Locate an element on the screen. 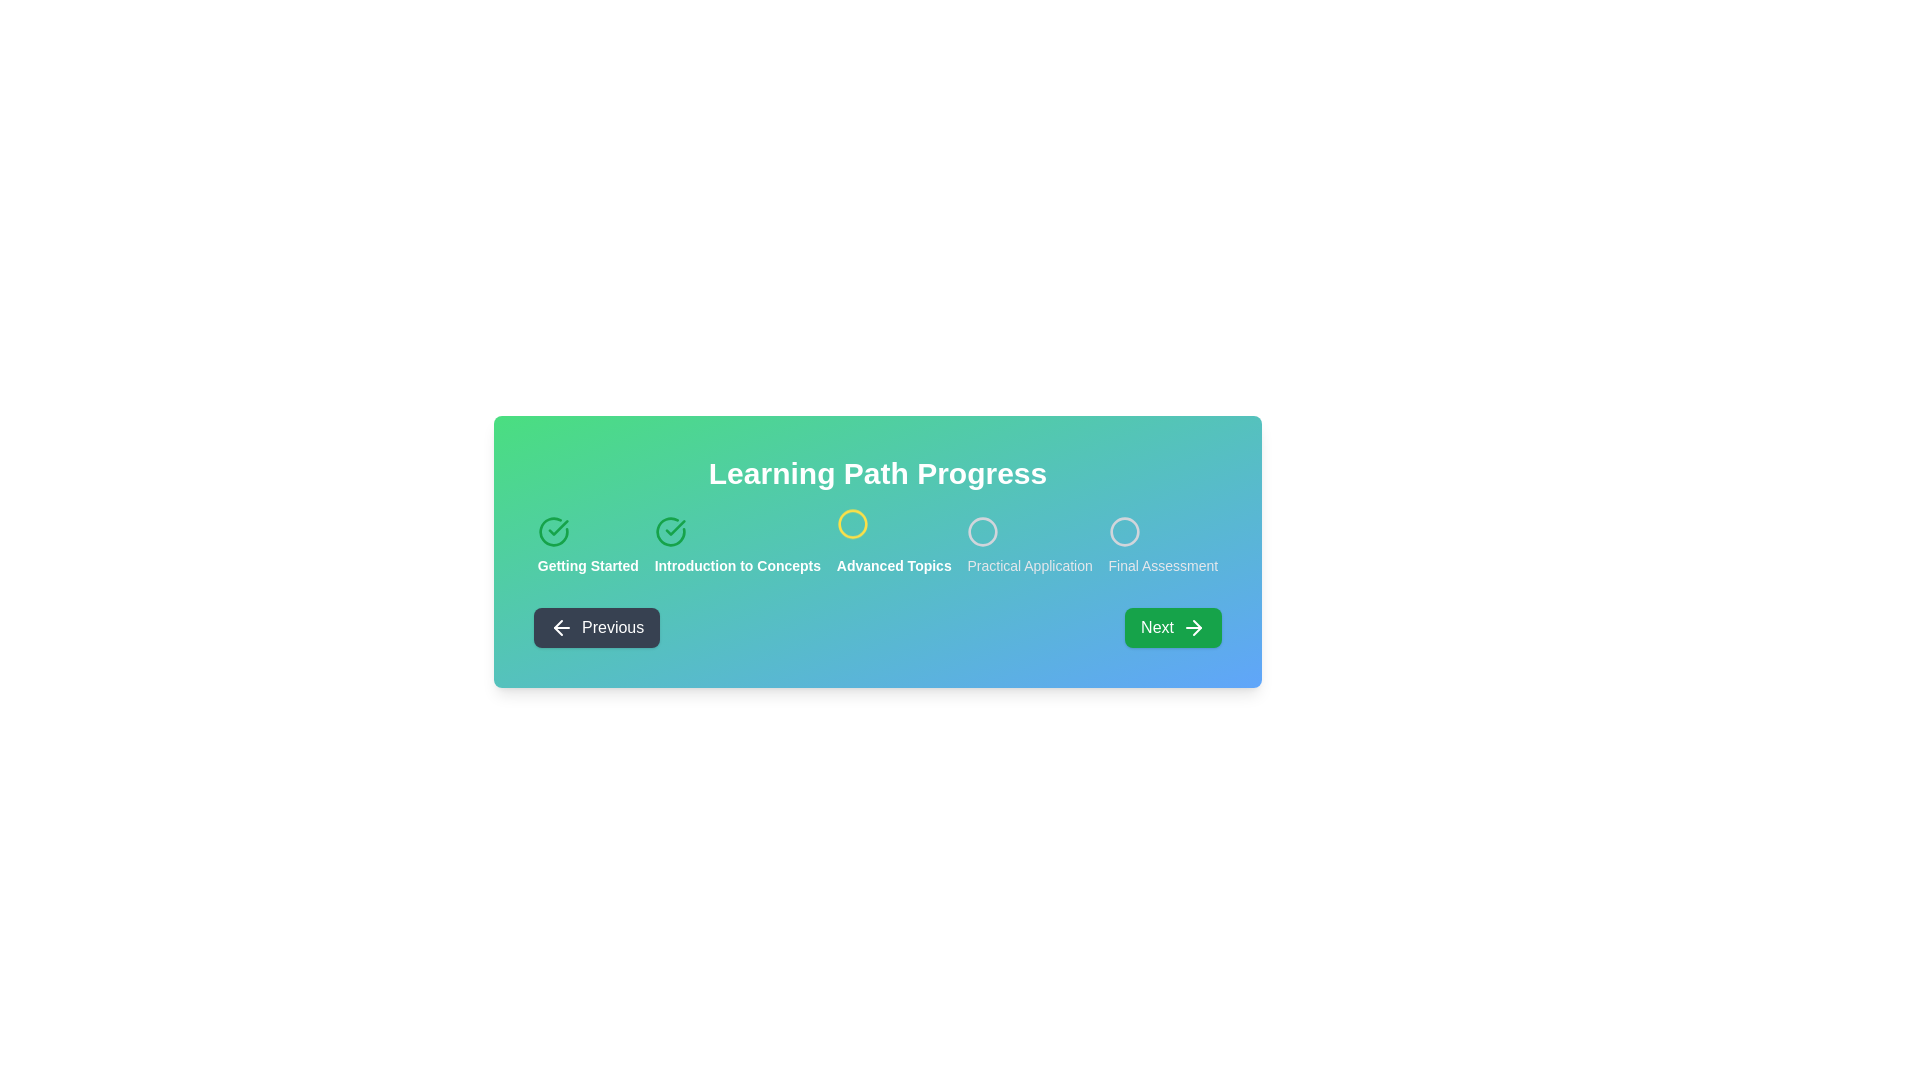 Image resolution: width=1920 pixels, height=1080 pixels. the first icon in the horizontal sequence of progress indicators indicating that the 'Getting Started' step has been completed successfully is located at coordinates (553, 531).